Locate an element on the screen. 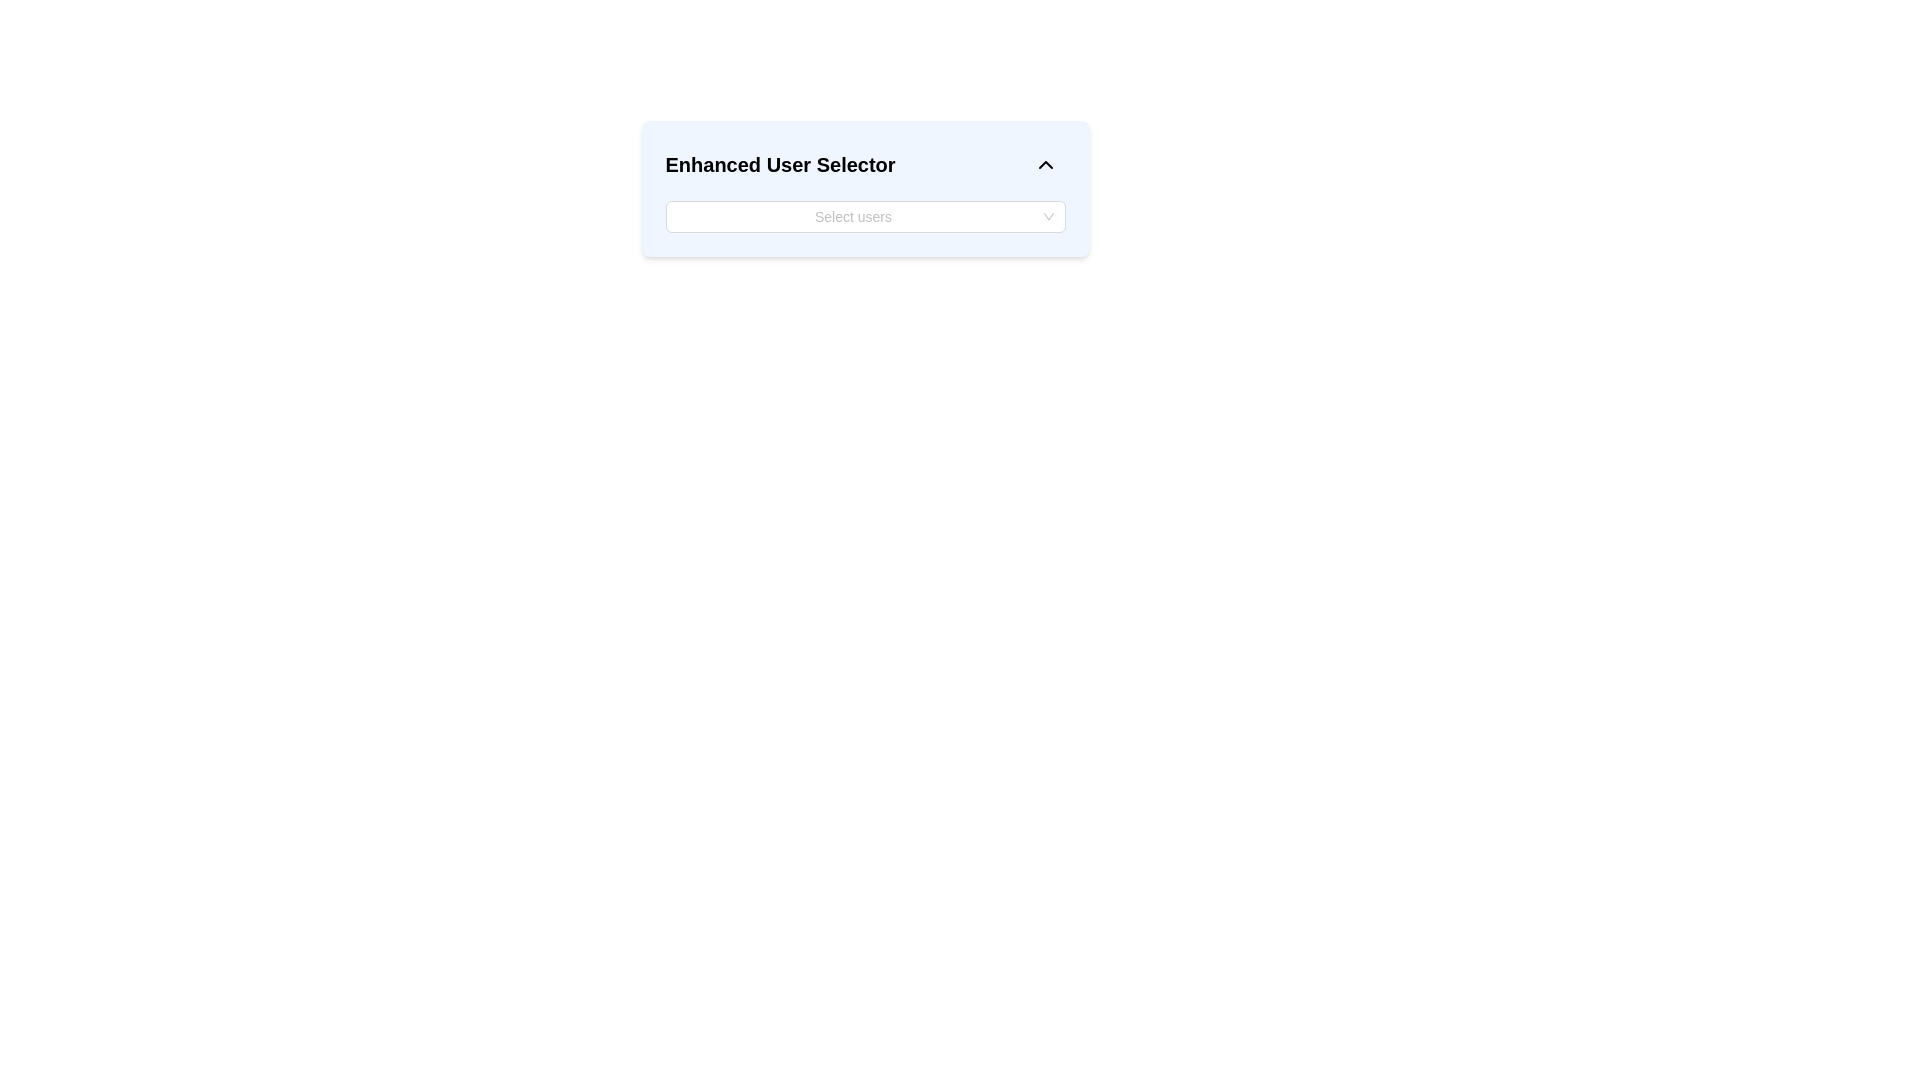 This screenshot has height=1080, width=1920. the dropdown input field with placeholder text 'Select users' is located at coordinates (854, 216).